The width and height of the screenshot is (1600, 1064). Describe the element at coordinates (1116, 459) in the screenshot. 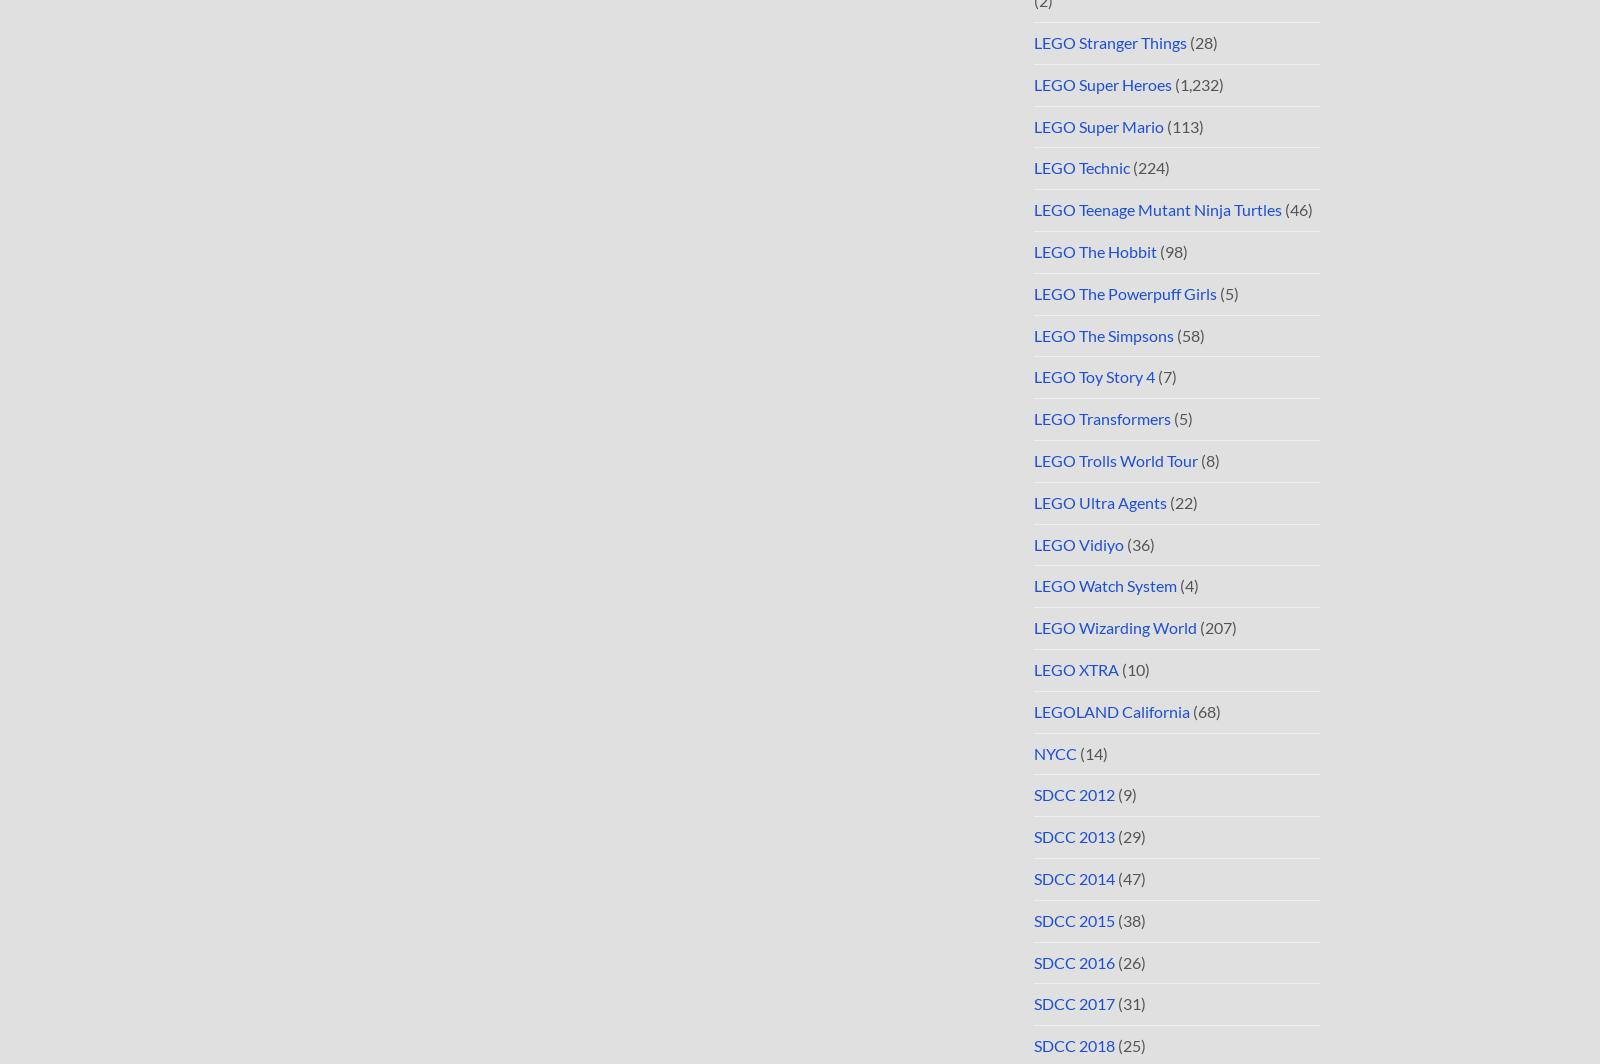

I see `'LEGO Trolls World Tour'` at that location.